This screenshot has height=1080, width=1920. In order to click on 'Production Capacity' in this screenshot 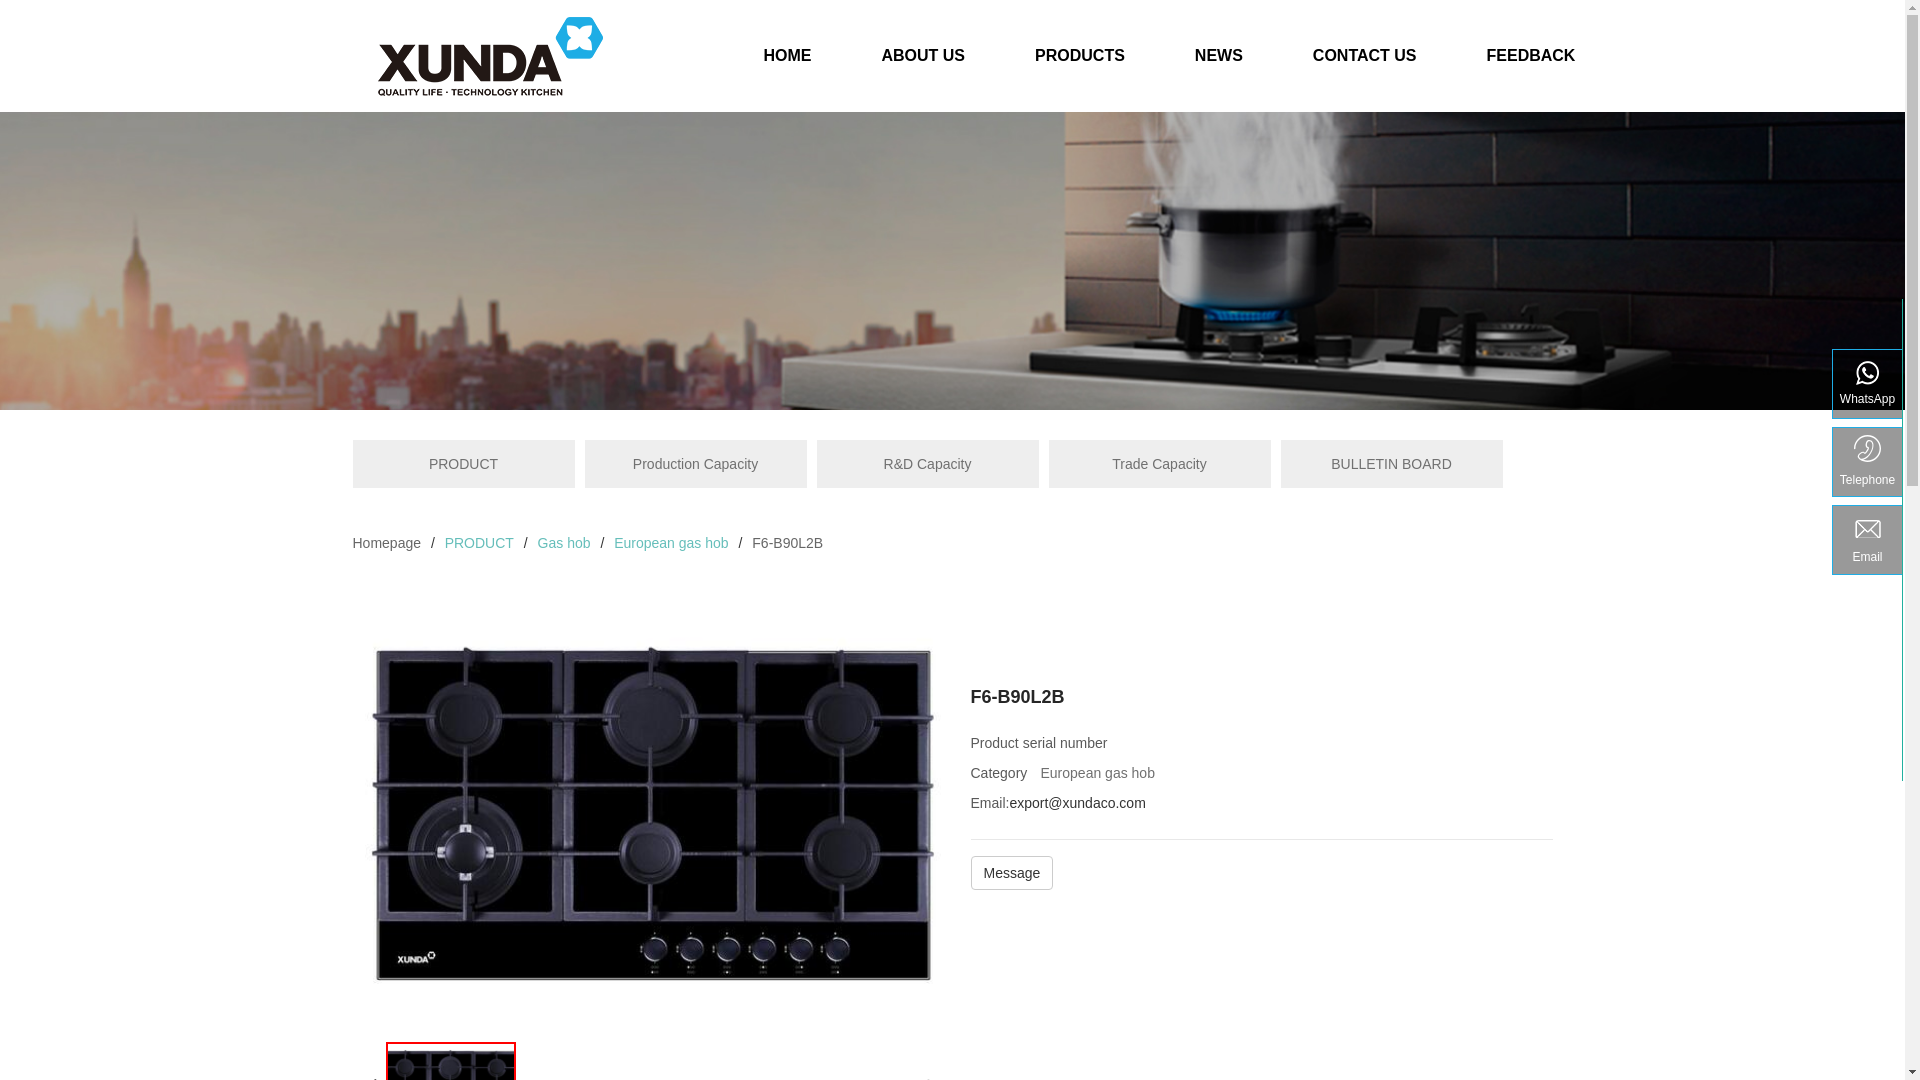, I will do `click(695, 463)`.